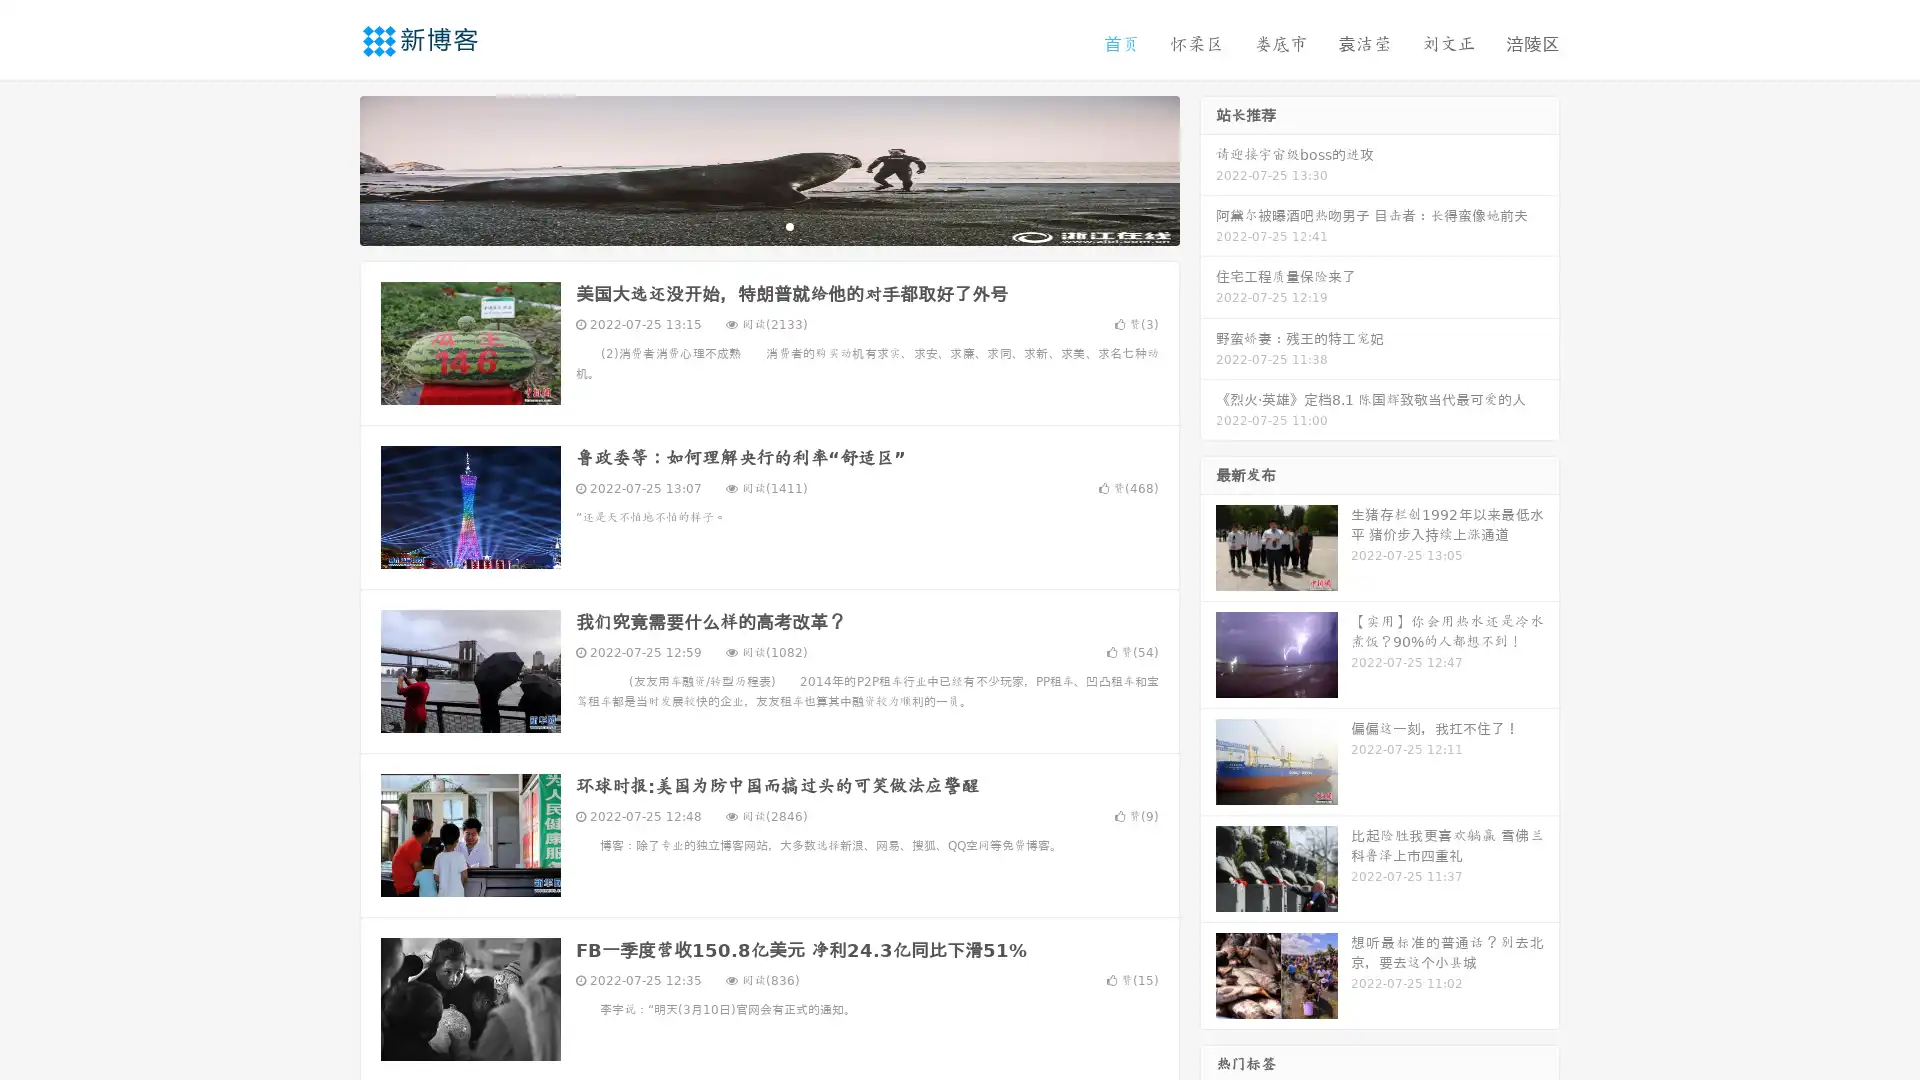  What do you see at coordinates (1208, 168) in the screenshot?
I see `Next slide` at bounding box center [1208, 168].